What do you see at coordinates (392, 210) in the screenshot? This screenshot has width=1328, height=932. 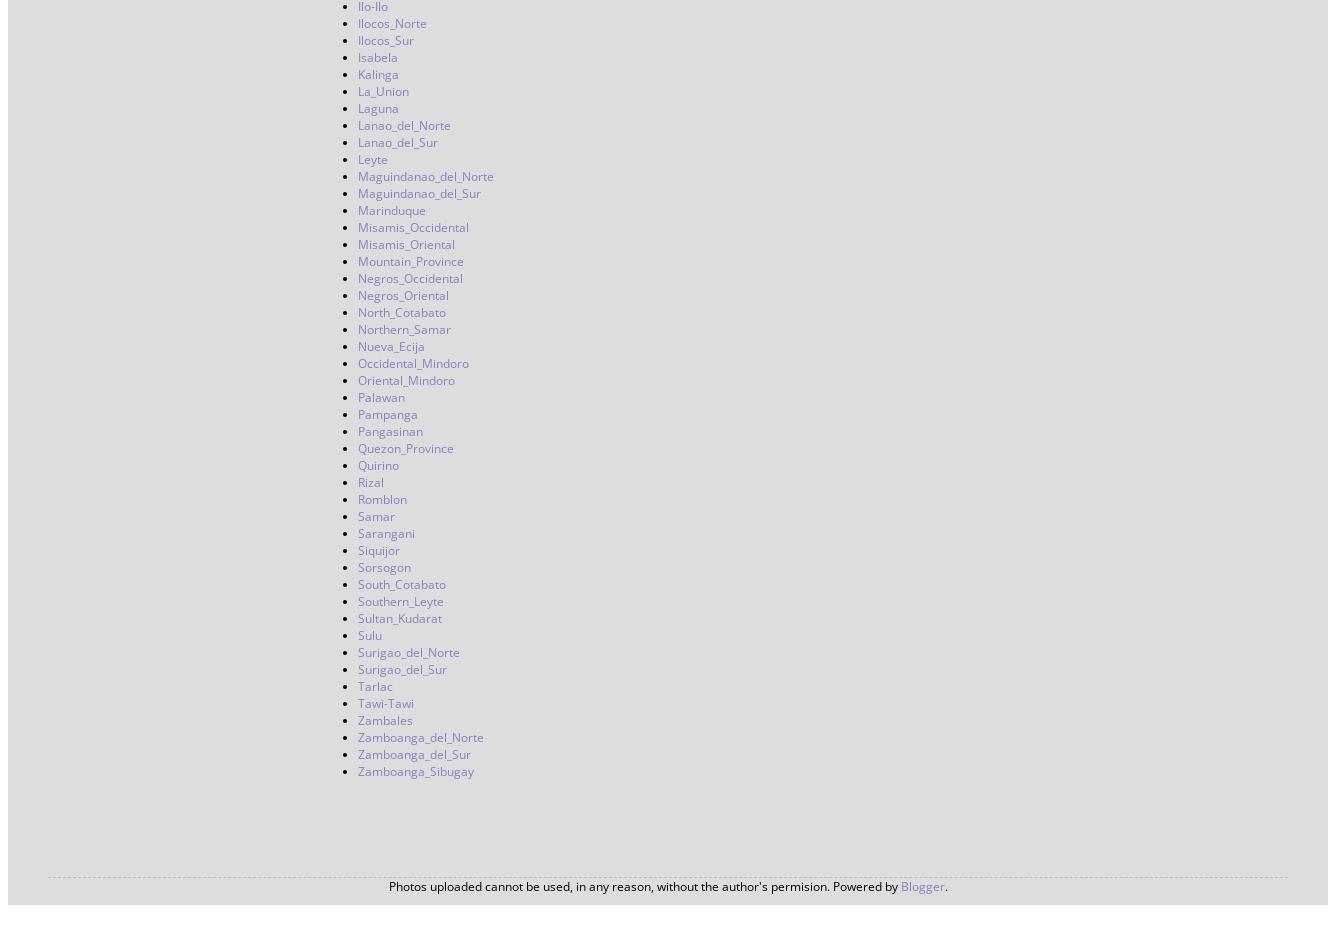 I see `'Marinduque'` at bounding box center [392, 210].